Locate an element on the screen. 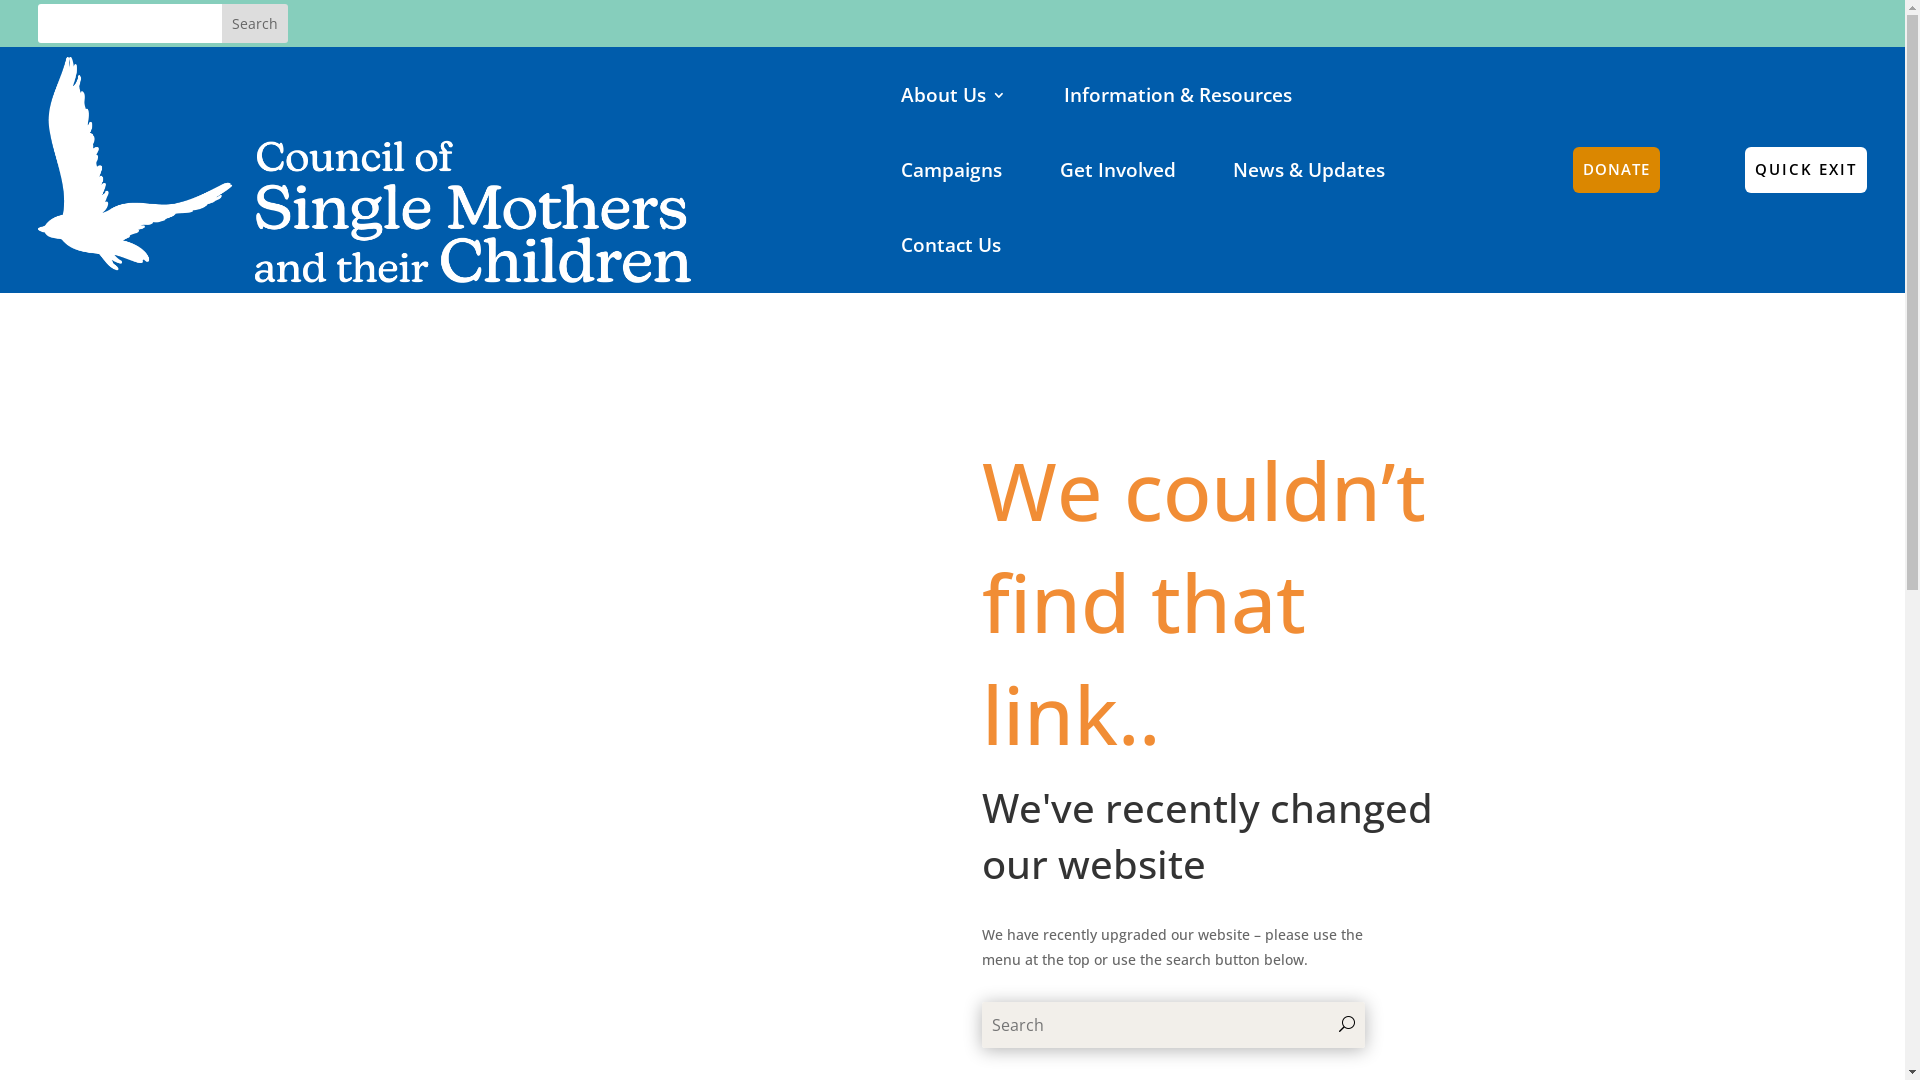 The image size is (1920, 1080). 'DONATE' is located at coordinates (1616, 168).